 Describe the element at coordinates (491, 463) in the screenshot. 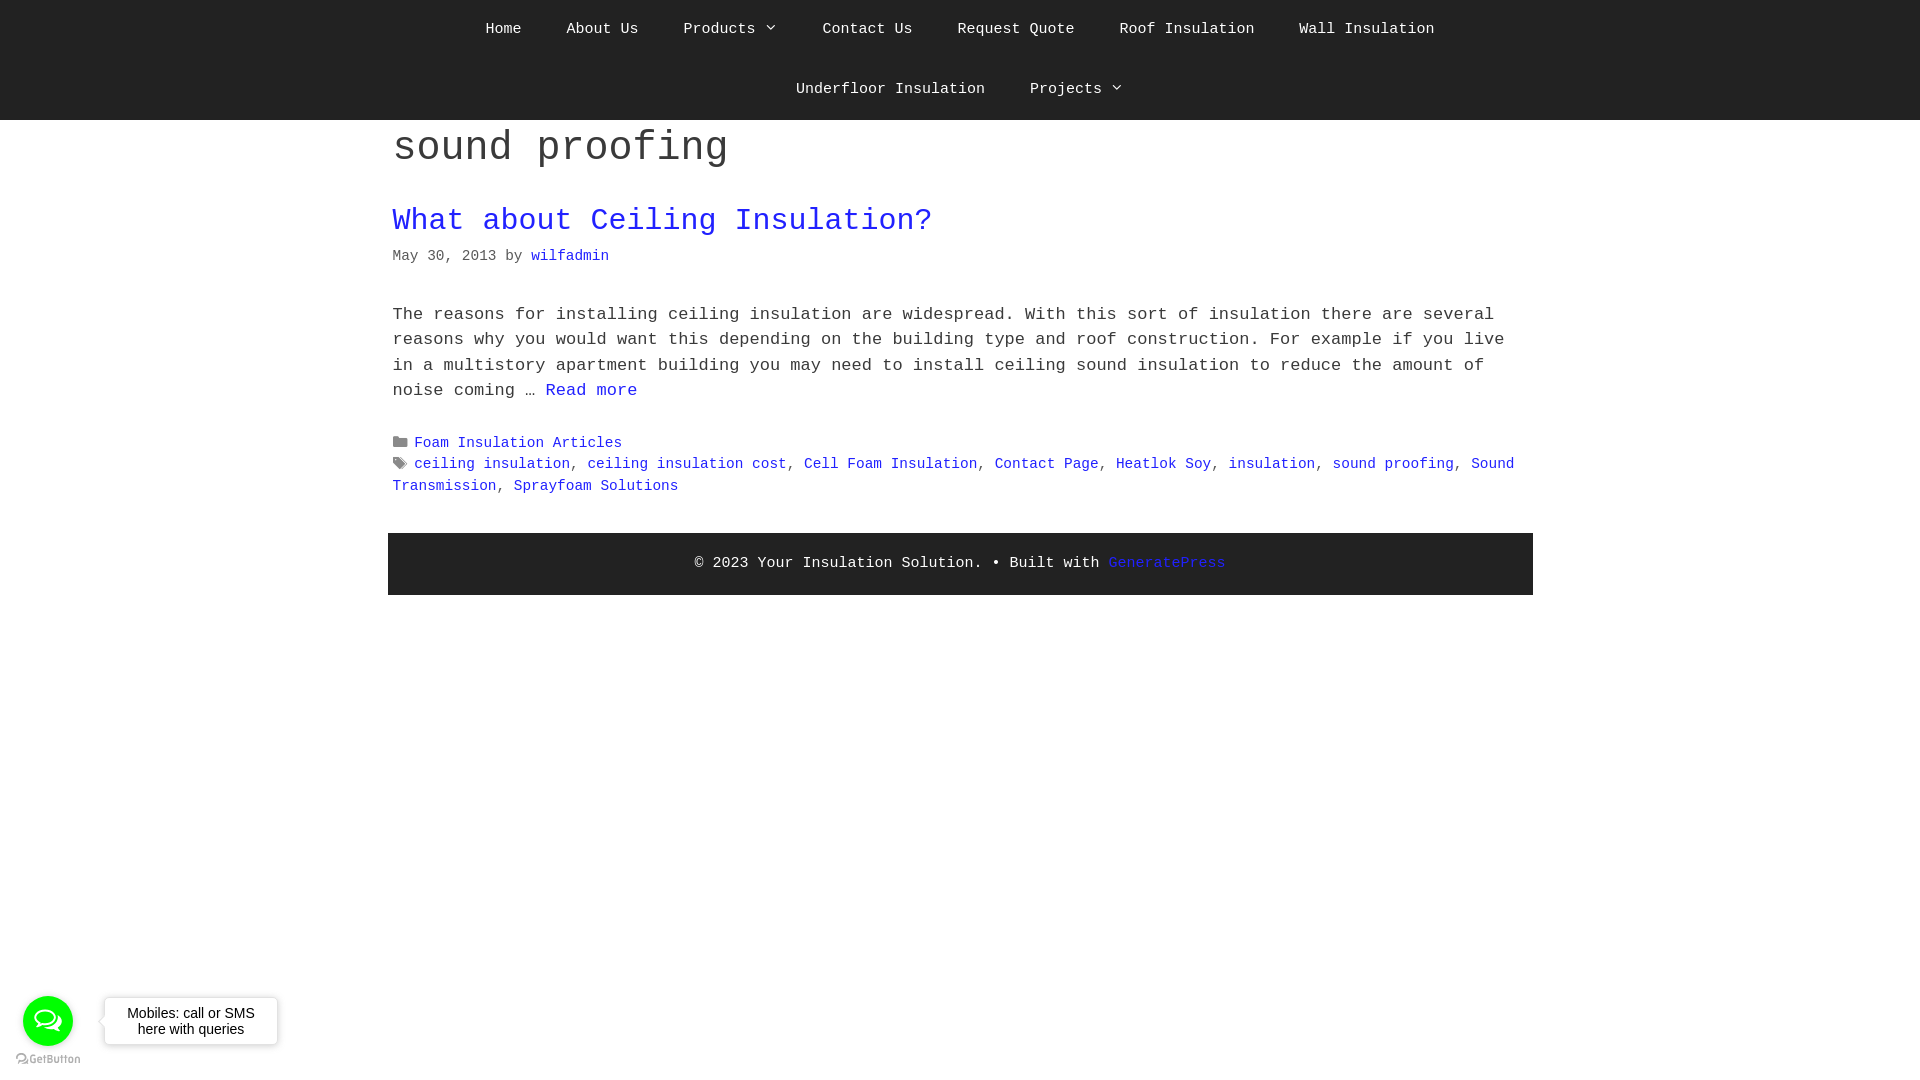

I see `'ceiling insulation'` at that location.